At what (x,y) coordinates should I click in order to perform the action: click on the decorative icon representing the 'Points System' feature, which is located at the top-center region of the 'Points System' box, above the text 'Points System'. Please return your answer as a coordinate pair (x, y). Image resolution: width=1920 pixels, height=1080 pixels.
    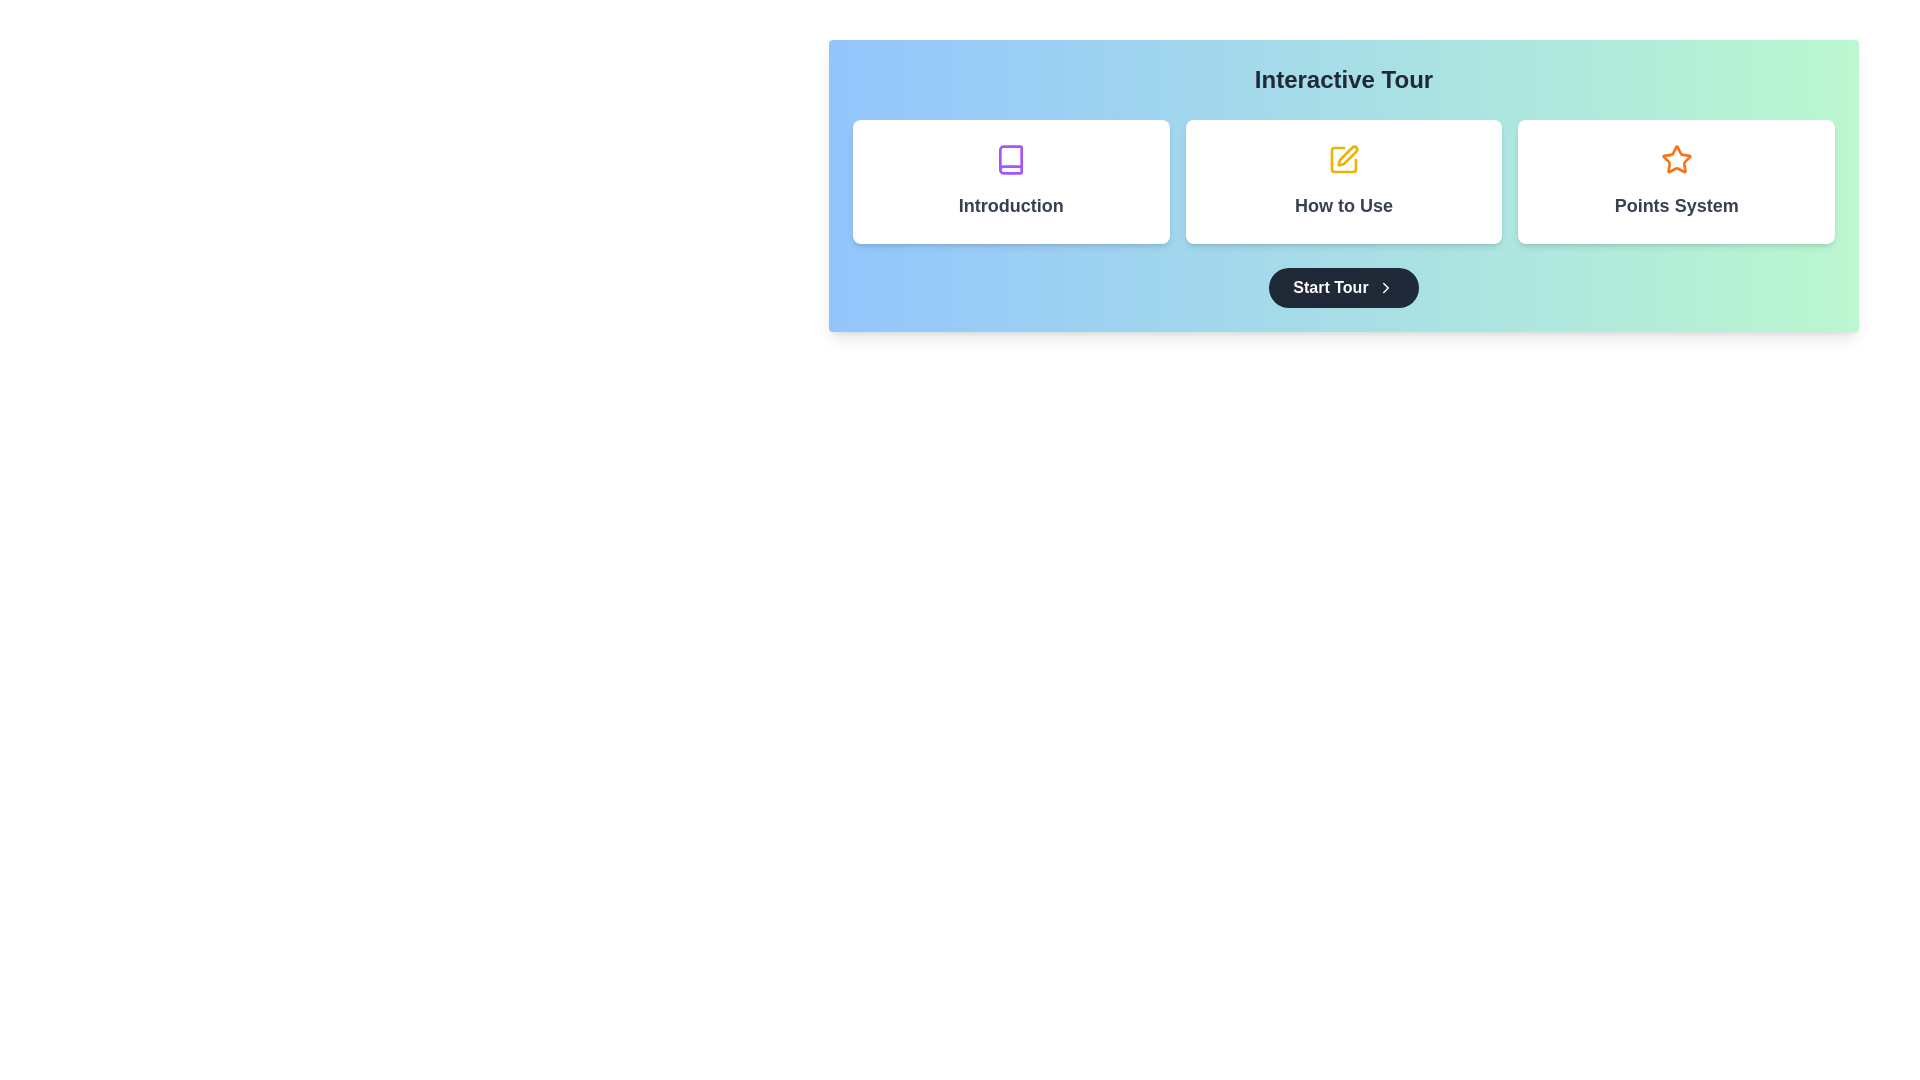
    Looking at the image, I should click on (1676, 158).